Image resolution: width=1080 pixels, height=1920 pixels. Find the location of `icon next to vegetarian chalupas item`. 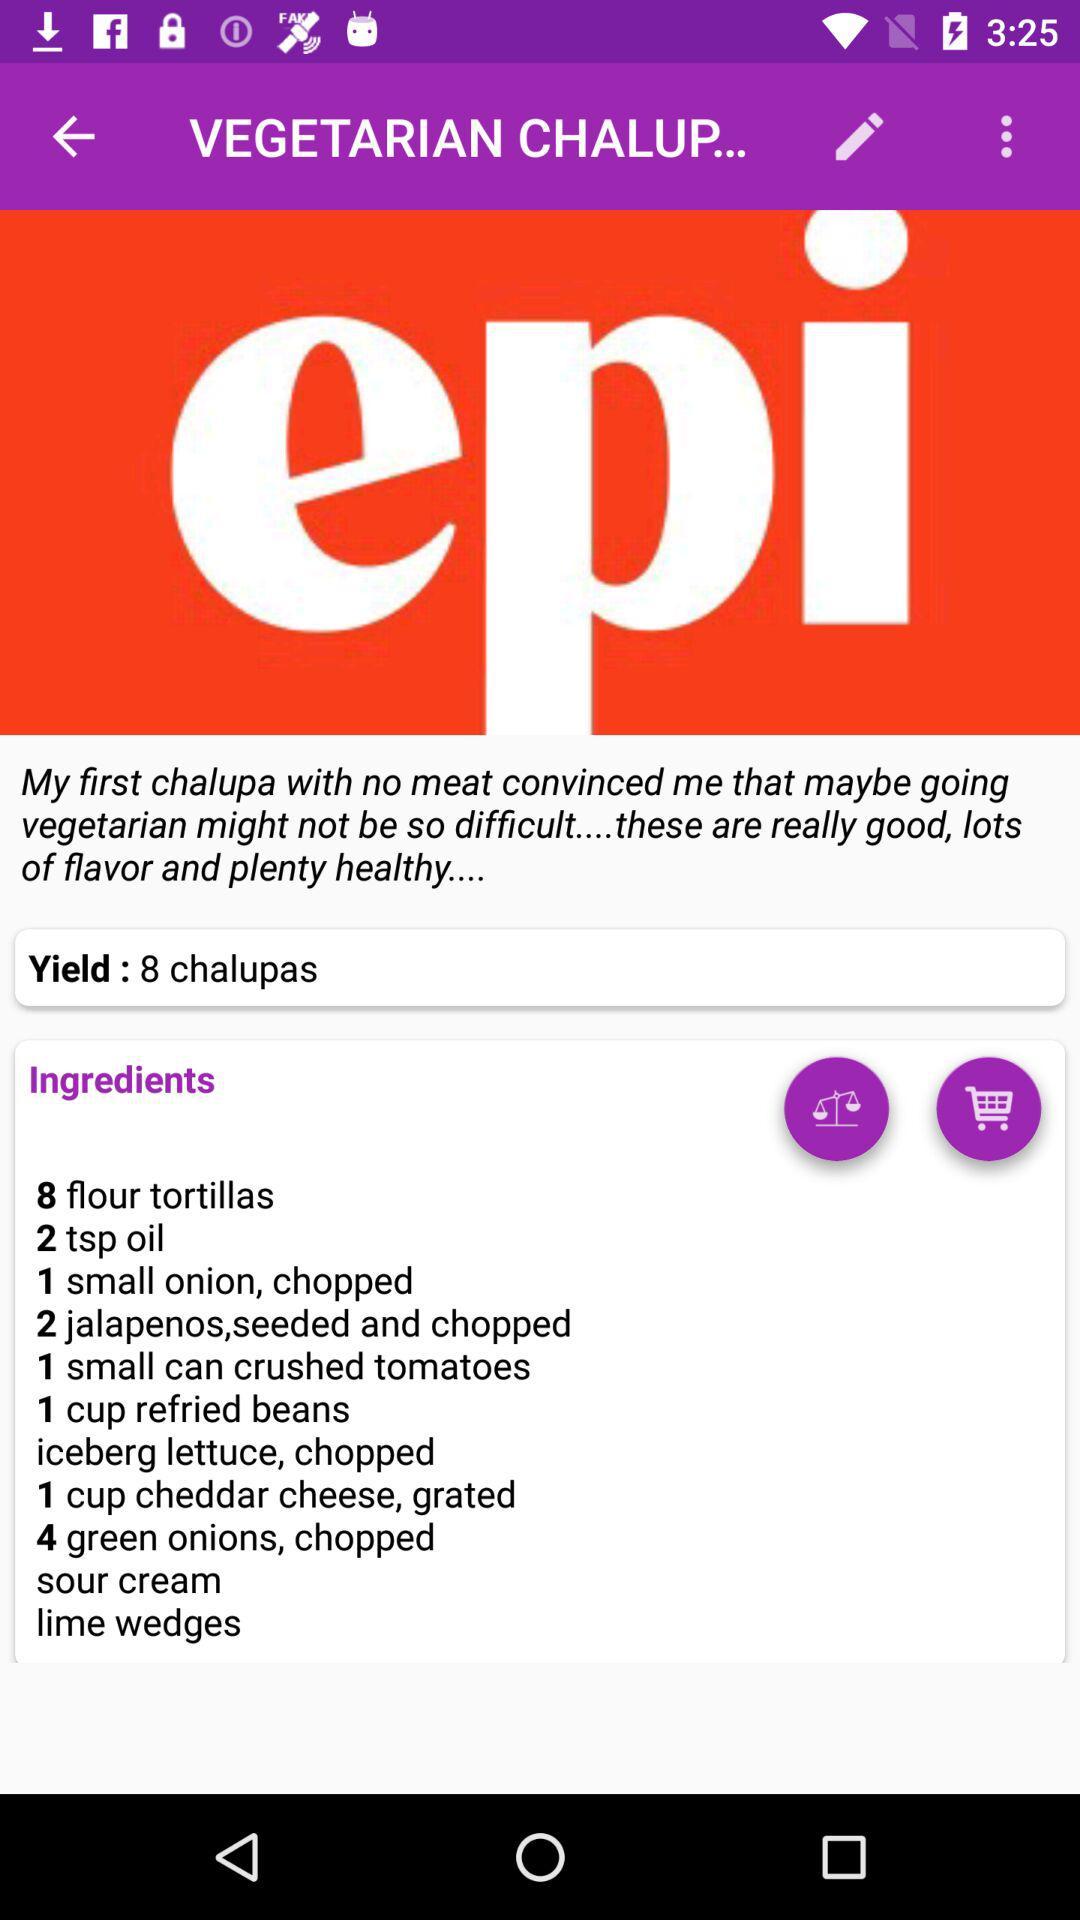

icon next to vegetarian chalupas item is located at coordinates (858, 135).